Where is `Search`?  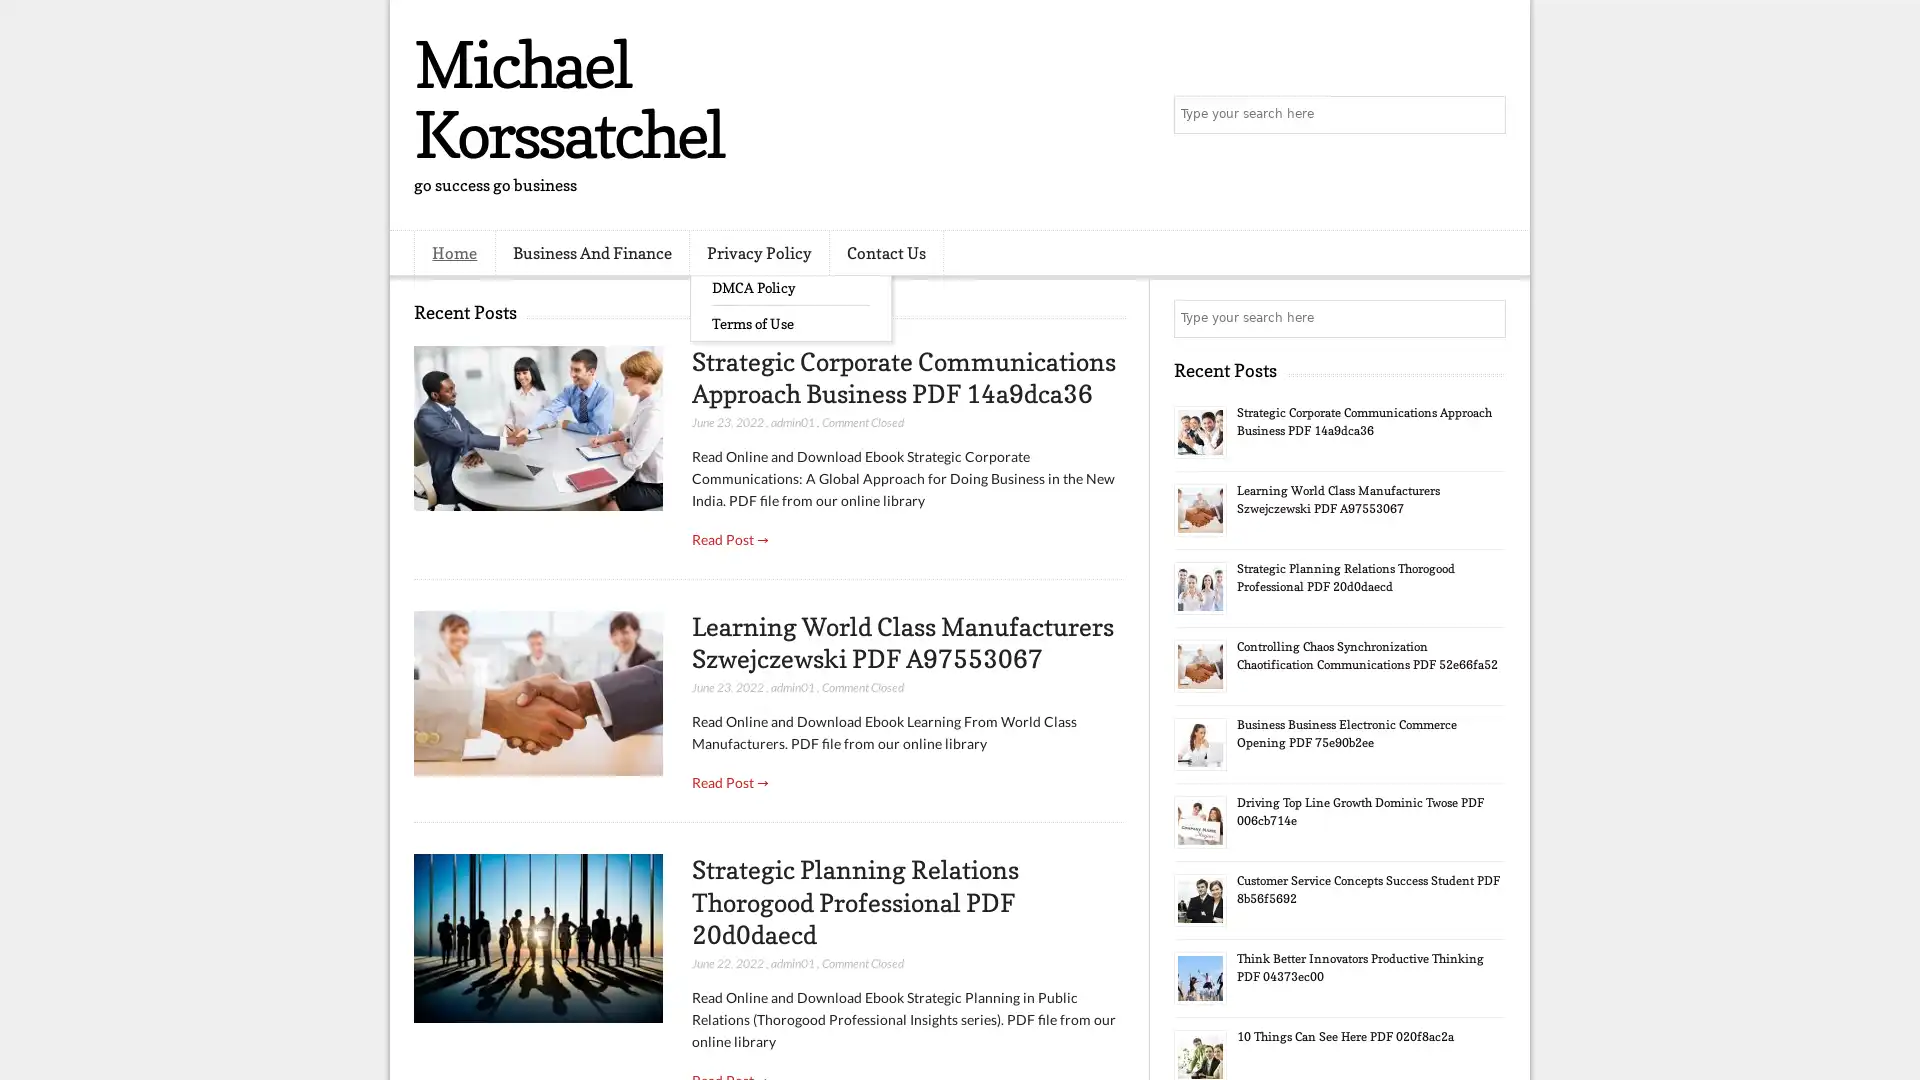
Search is located at coordinates (1485, 318).